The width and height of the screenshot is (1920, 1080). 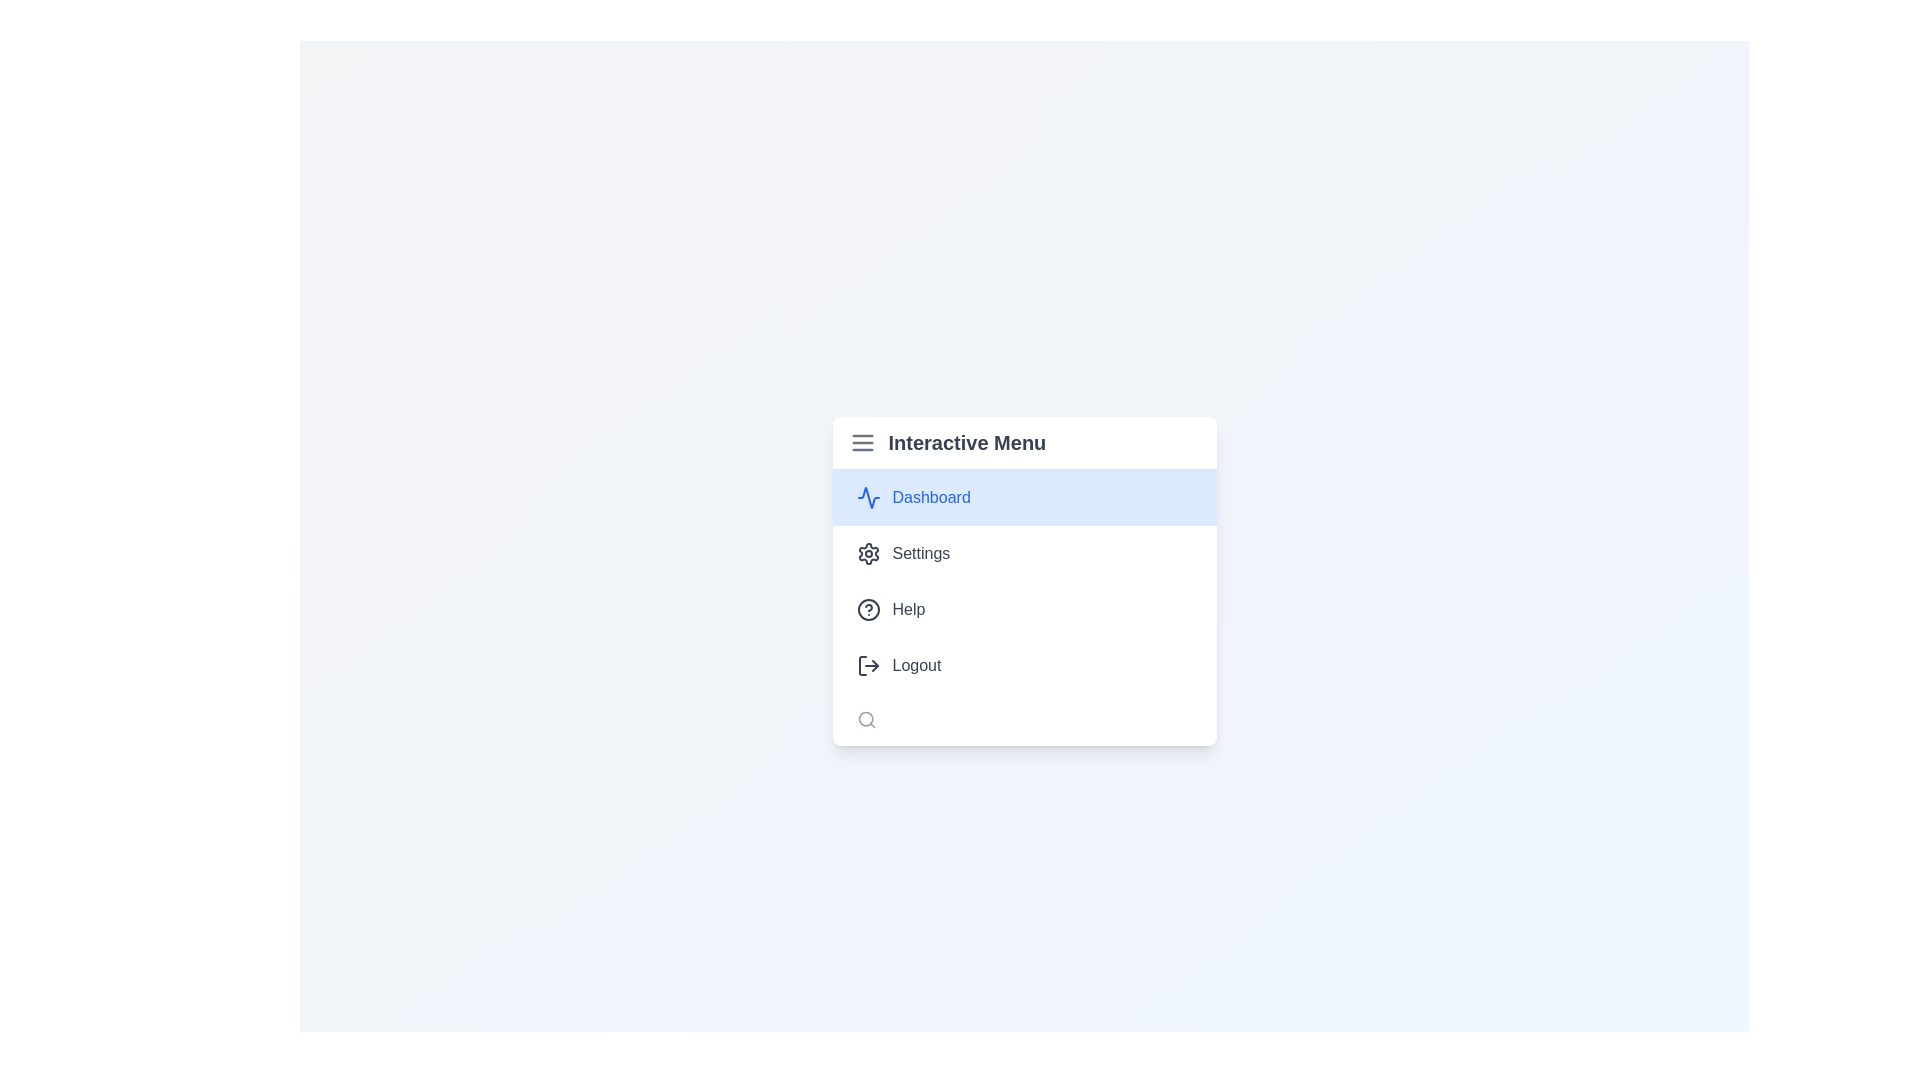 I want to click on the 'Interactive Menu' text label, which is a bold and large font label positioned to the right of a menu icon in the header section, so click(x=967, y=441).